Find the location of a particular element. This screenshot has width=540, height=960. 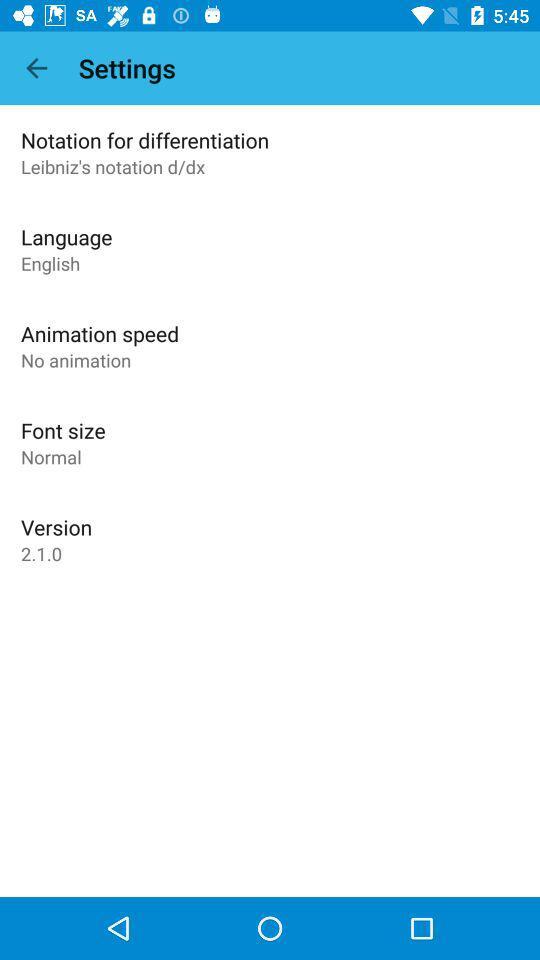

the item below the animation speed item is located at coordinates (75, 360).